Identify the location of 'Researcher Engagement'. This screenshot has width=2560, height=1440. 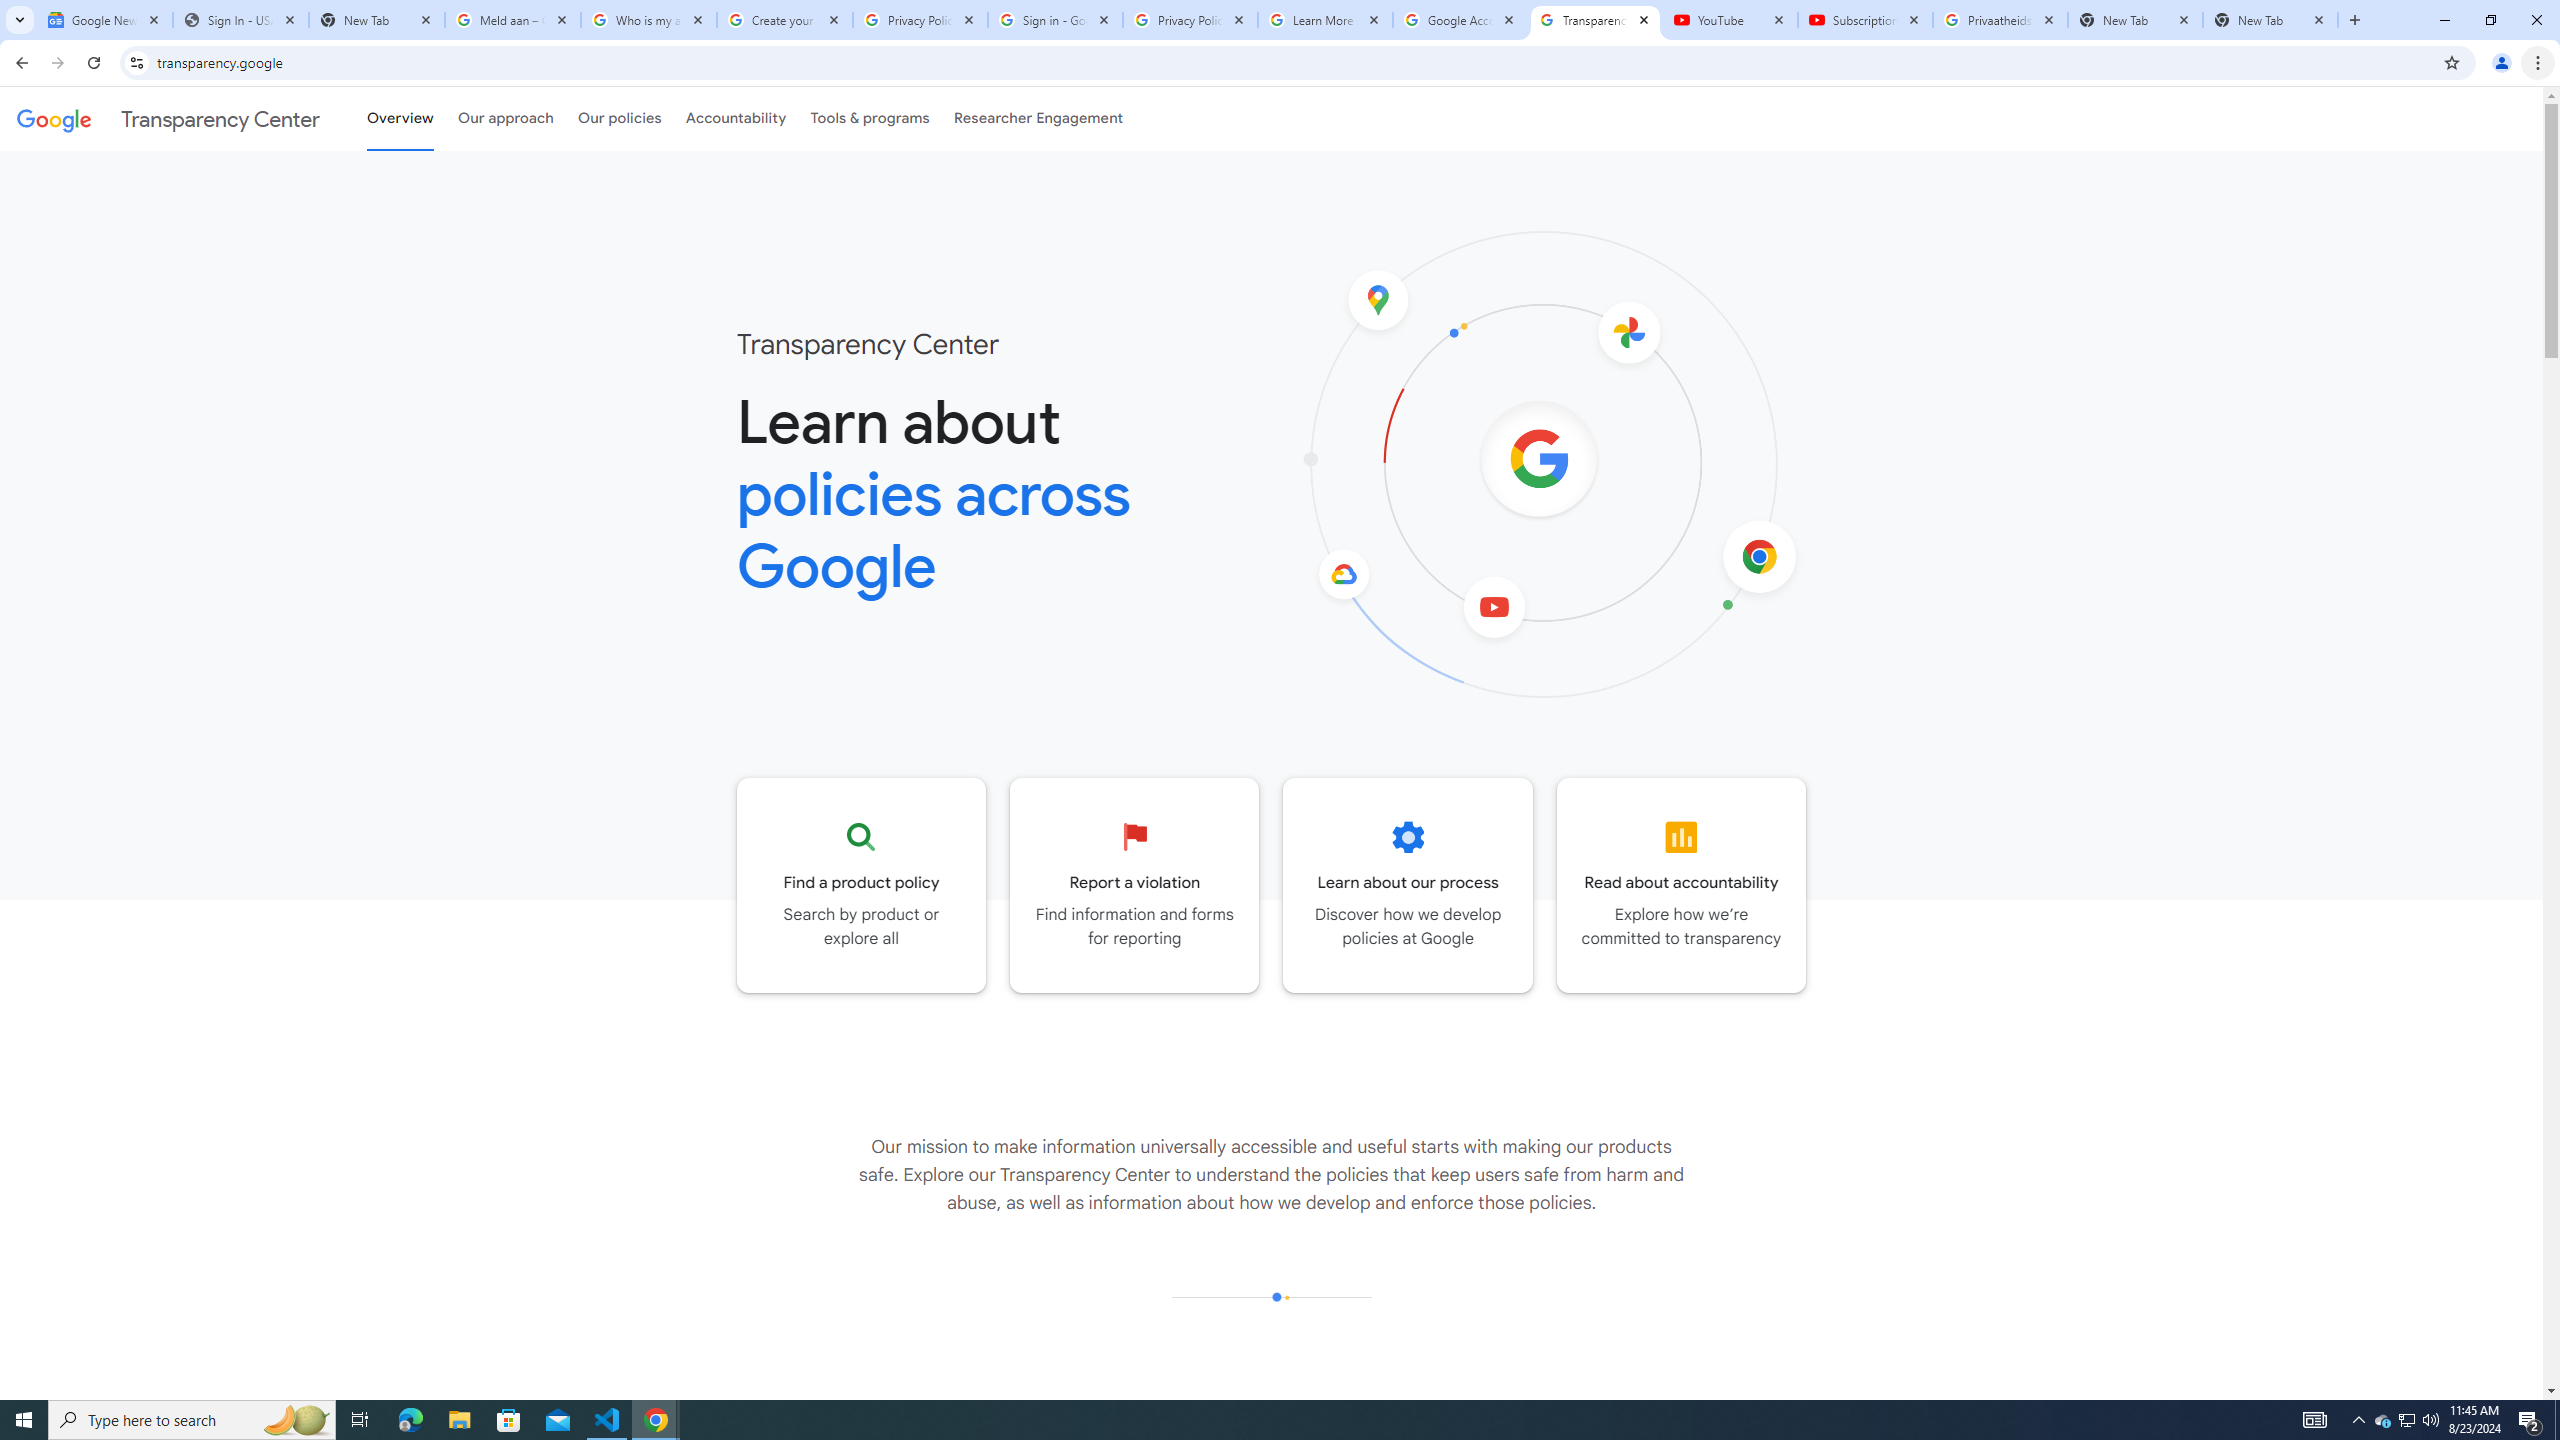
(1039, 118).